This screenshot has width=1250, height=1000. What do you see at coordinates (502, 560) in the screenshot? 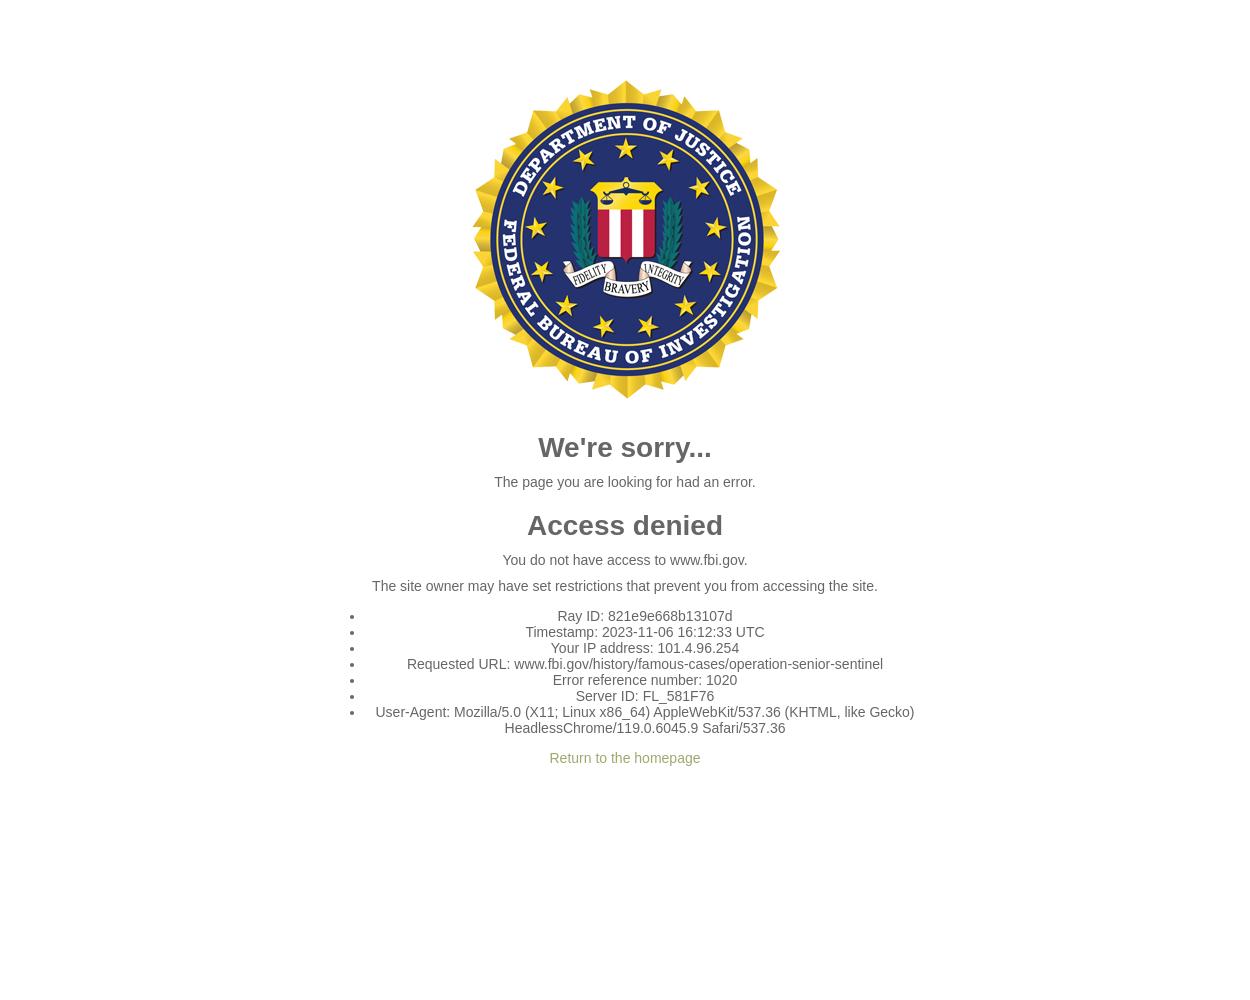
I see `'You do not have access to www.fbi.gov.'` at bounding box center [502, 560].